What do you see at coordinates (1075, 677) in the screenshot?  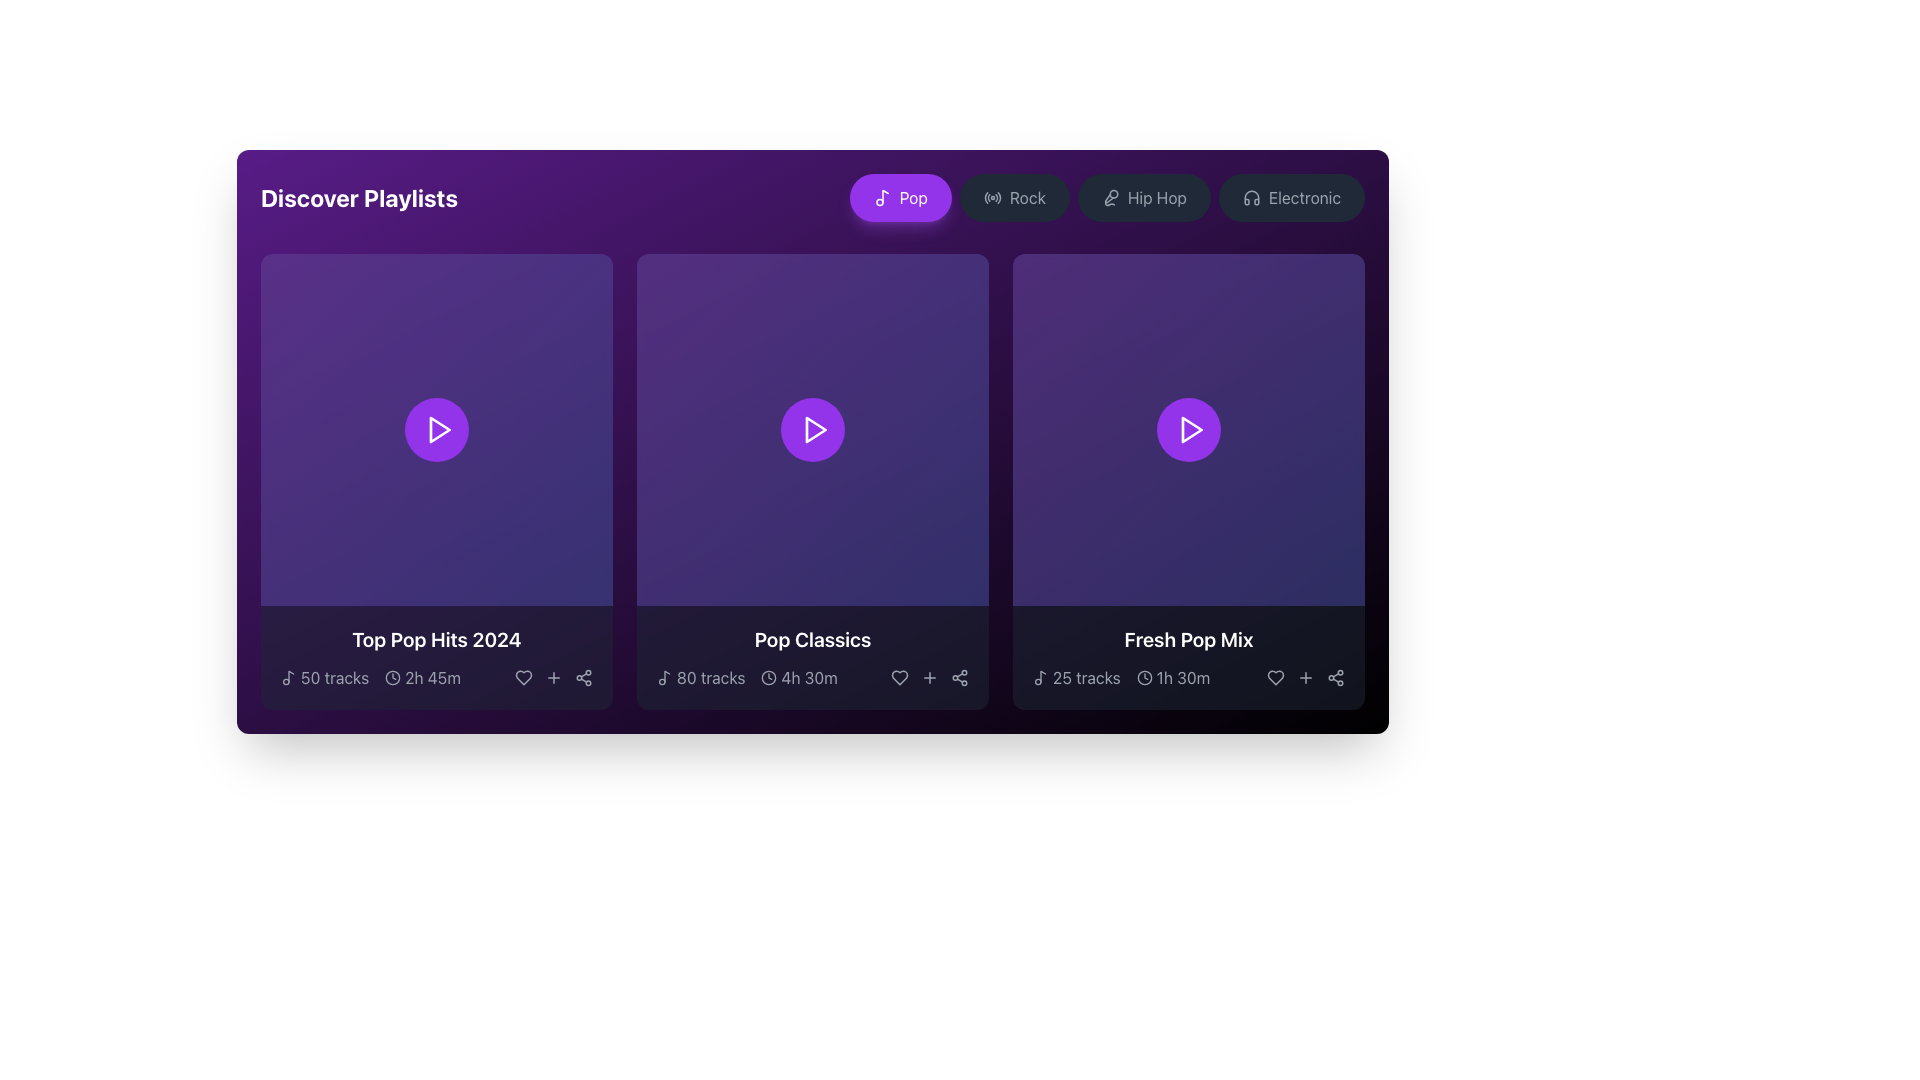 I see `text displayed as '25 tracks' next to the musical note icon in the bottom left corner of the 'Fresh Pop Mix' card` at bounding box center [1075, 677].